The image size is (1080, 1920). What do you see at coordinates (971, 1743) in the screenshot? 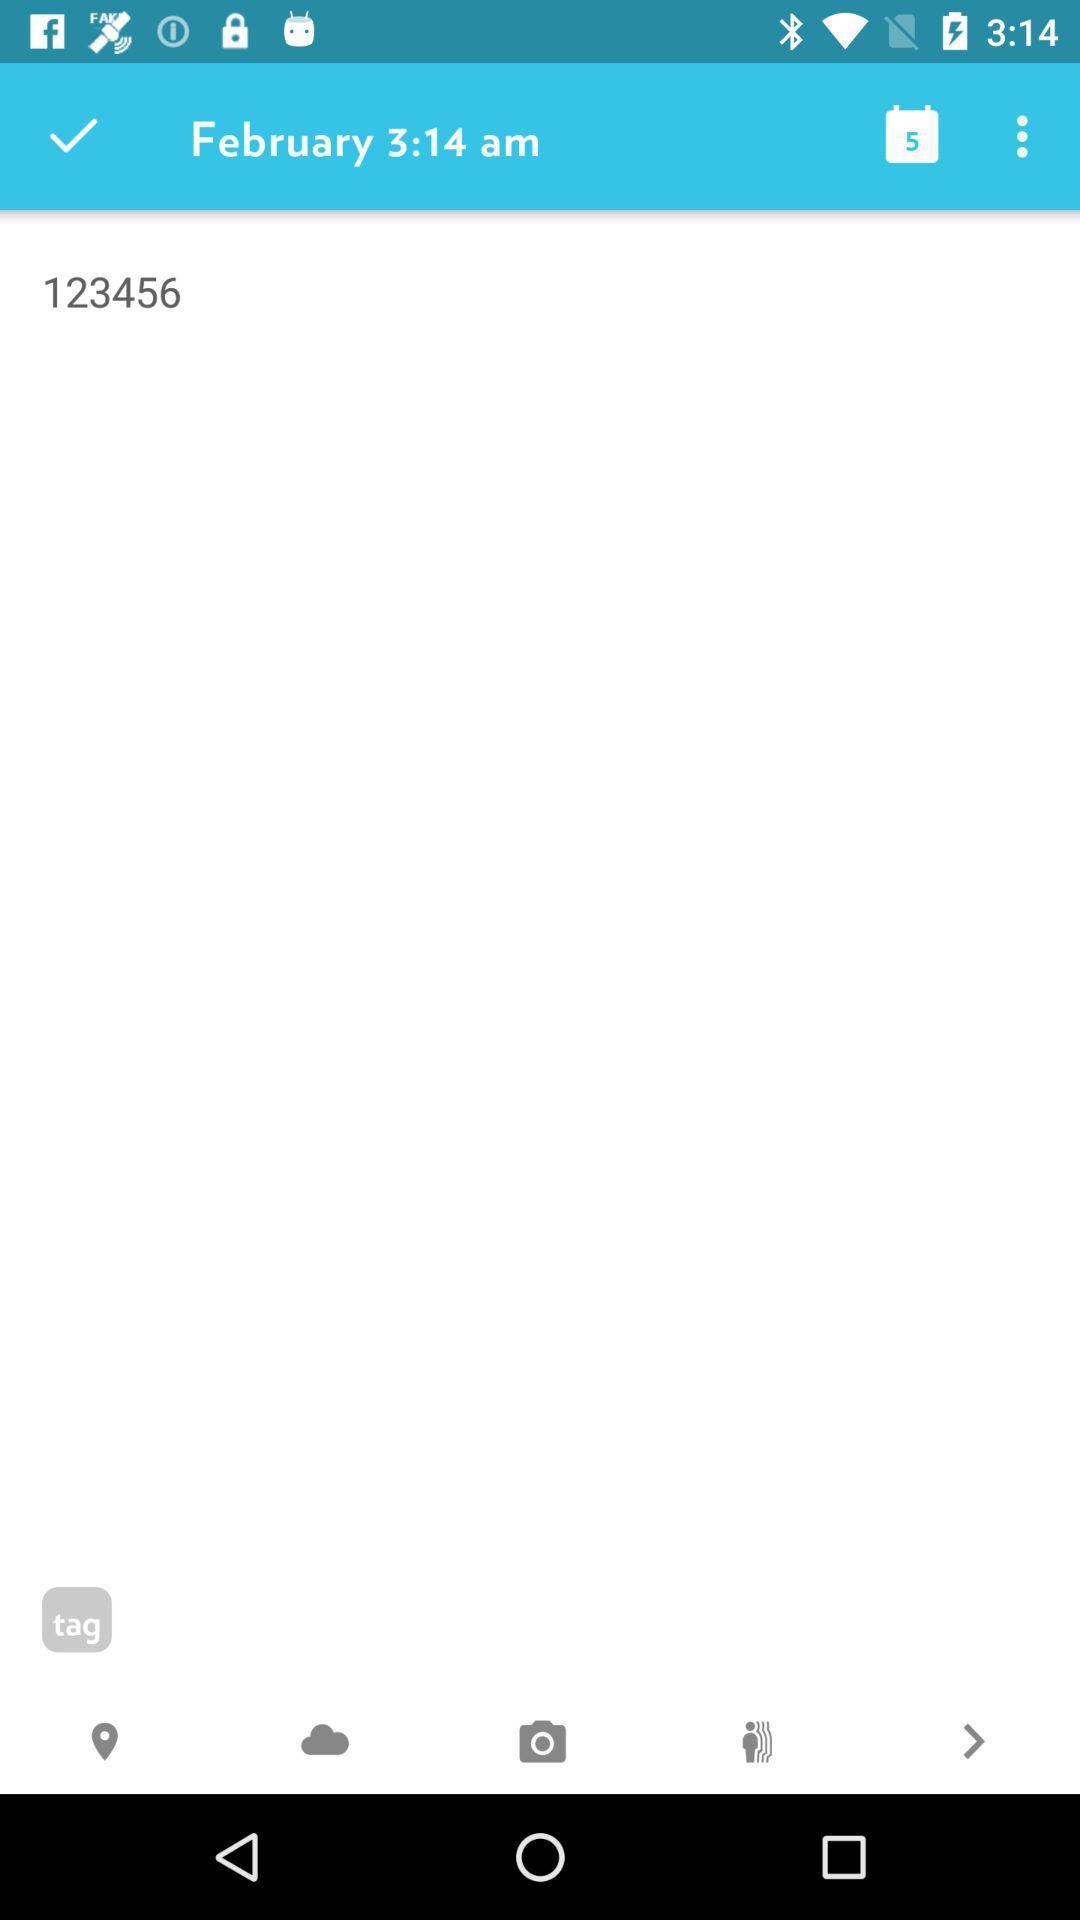
I see `icon to the right of 0 item` at bounding box center [971, 1743].